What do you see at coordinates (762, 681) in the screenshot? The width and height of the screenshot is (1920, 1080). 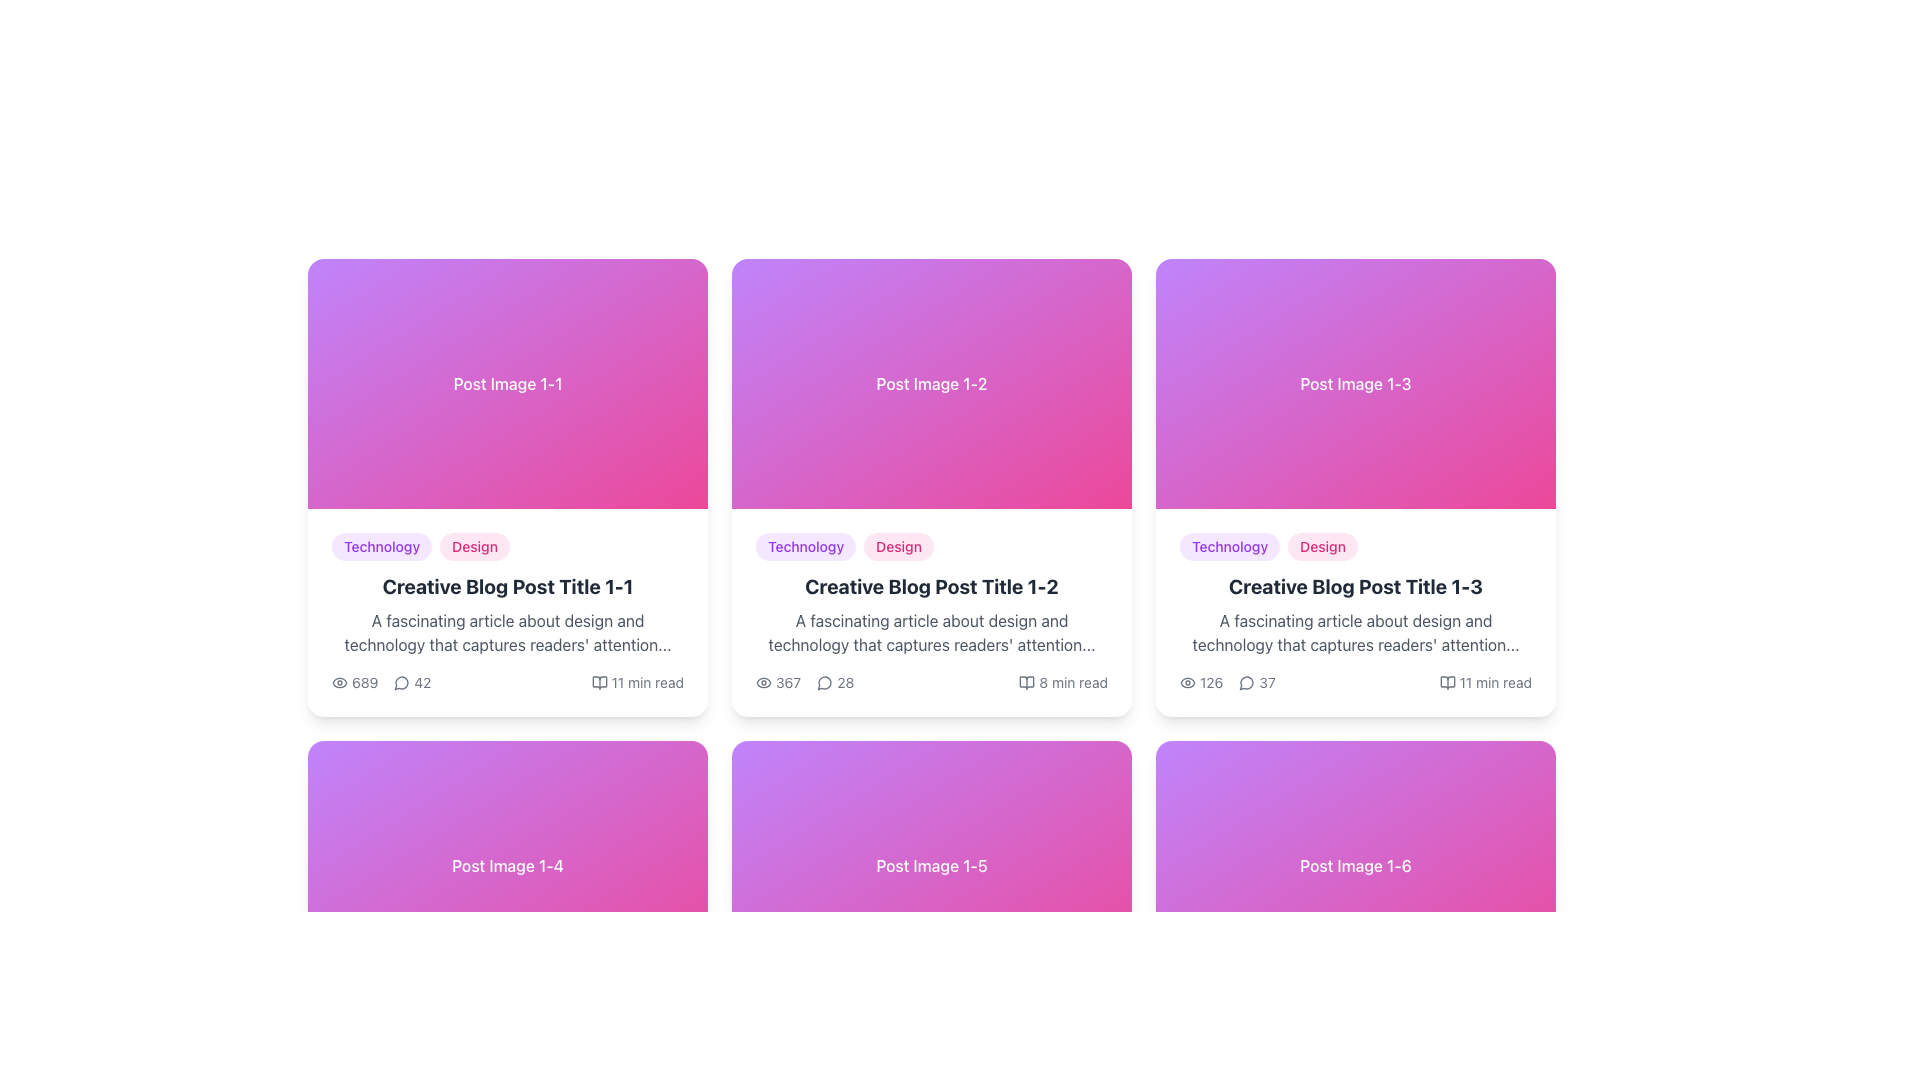 I see `the eye icon, which is styled with a circular border and simple strokes indicating an open eye, located on the second card in the top row, to the left of the numerical count '367'` at bounding box center [762, 681].